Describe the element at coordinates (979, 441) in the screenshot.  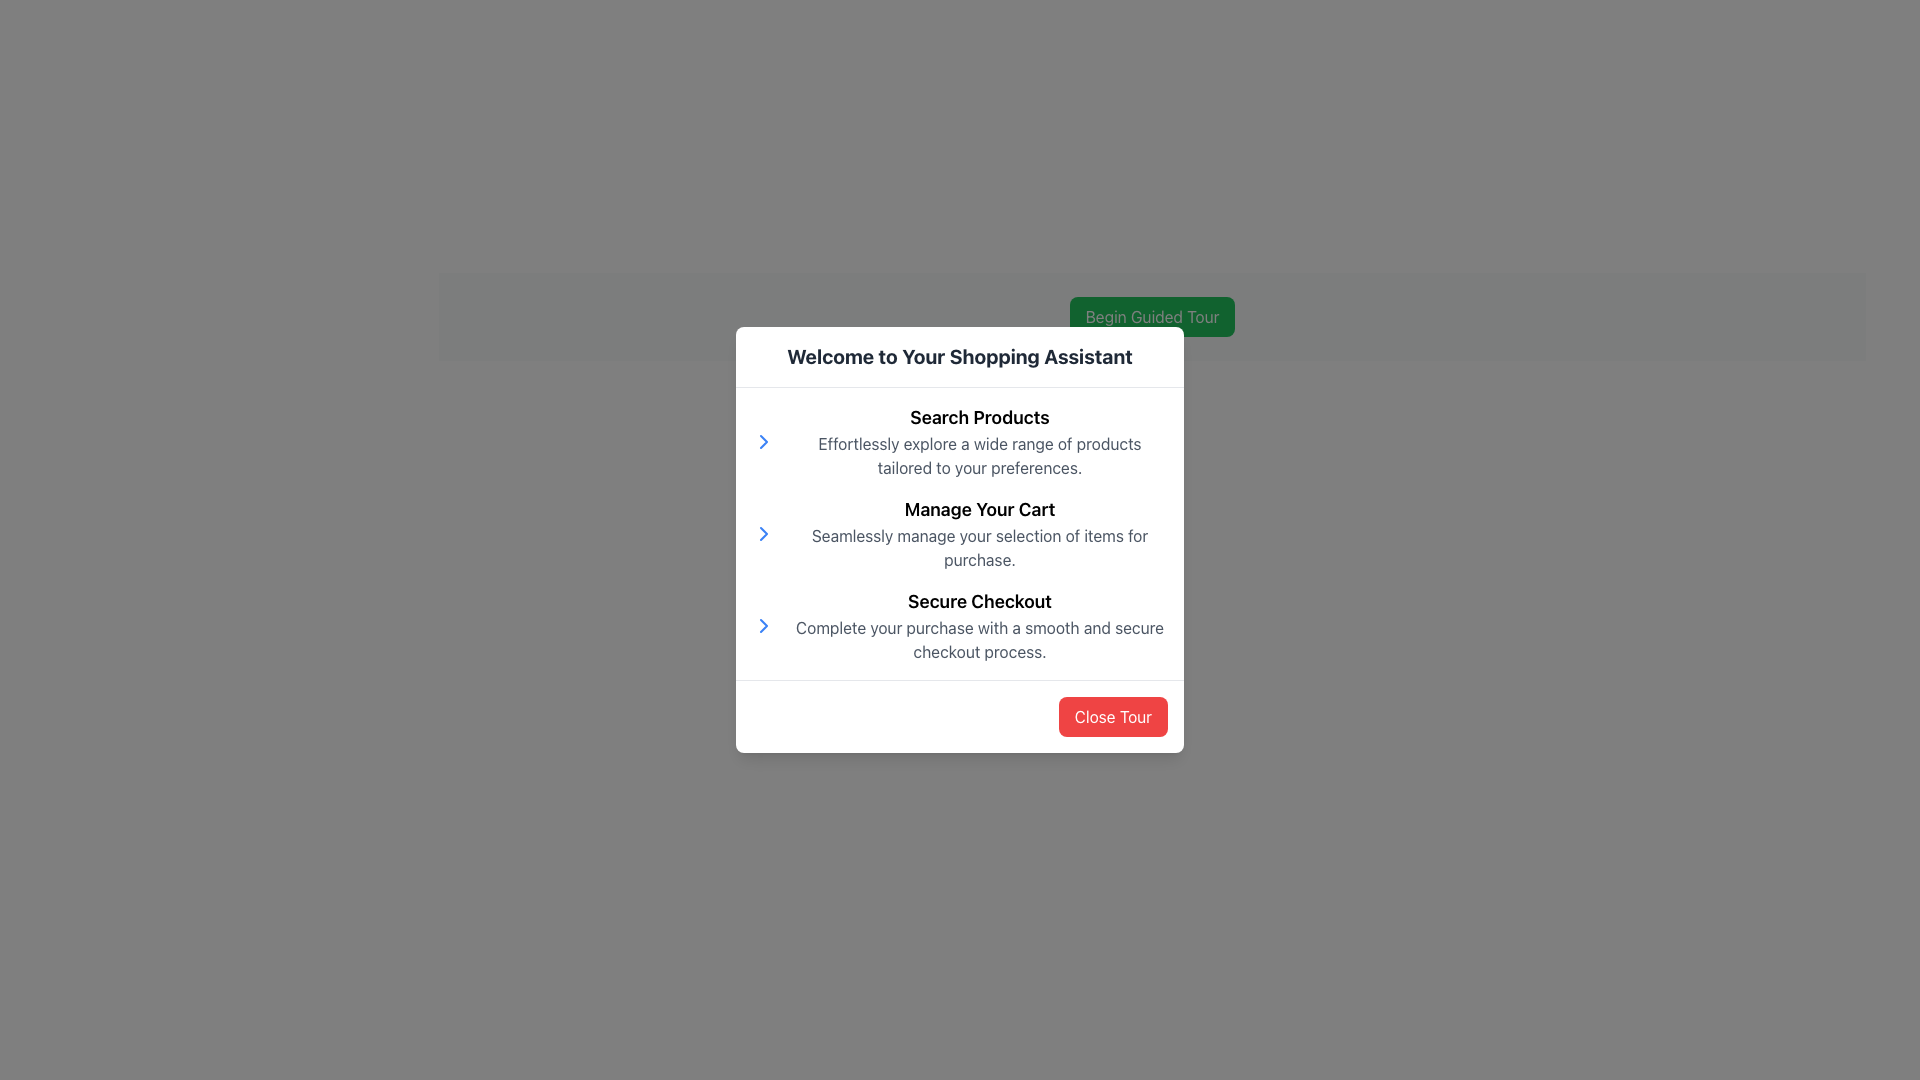
I see `the static informational text block that reads 'Search Products' located in the modal titled 'Welcome to Your Shopping Assistant'` at that location.